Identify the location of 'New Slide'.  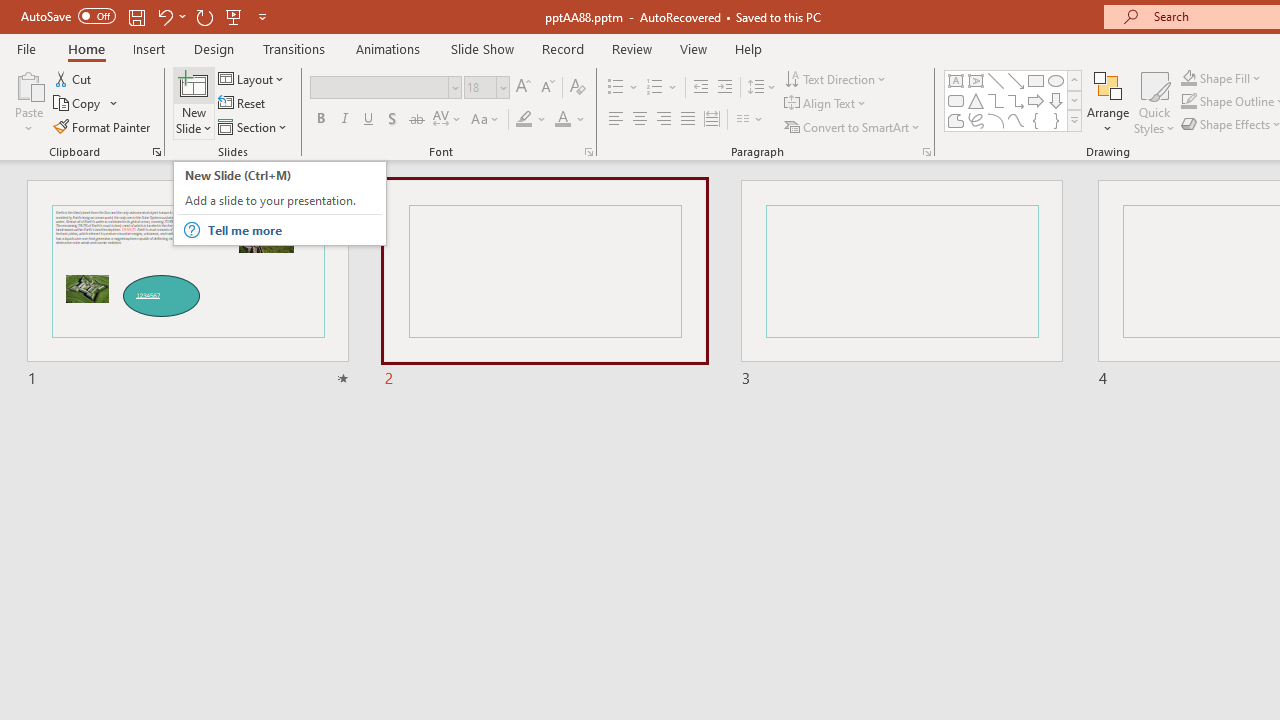
(193, 103).